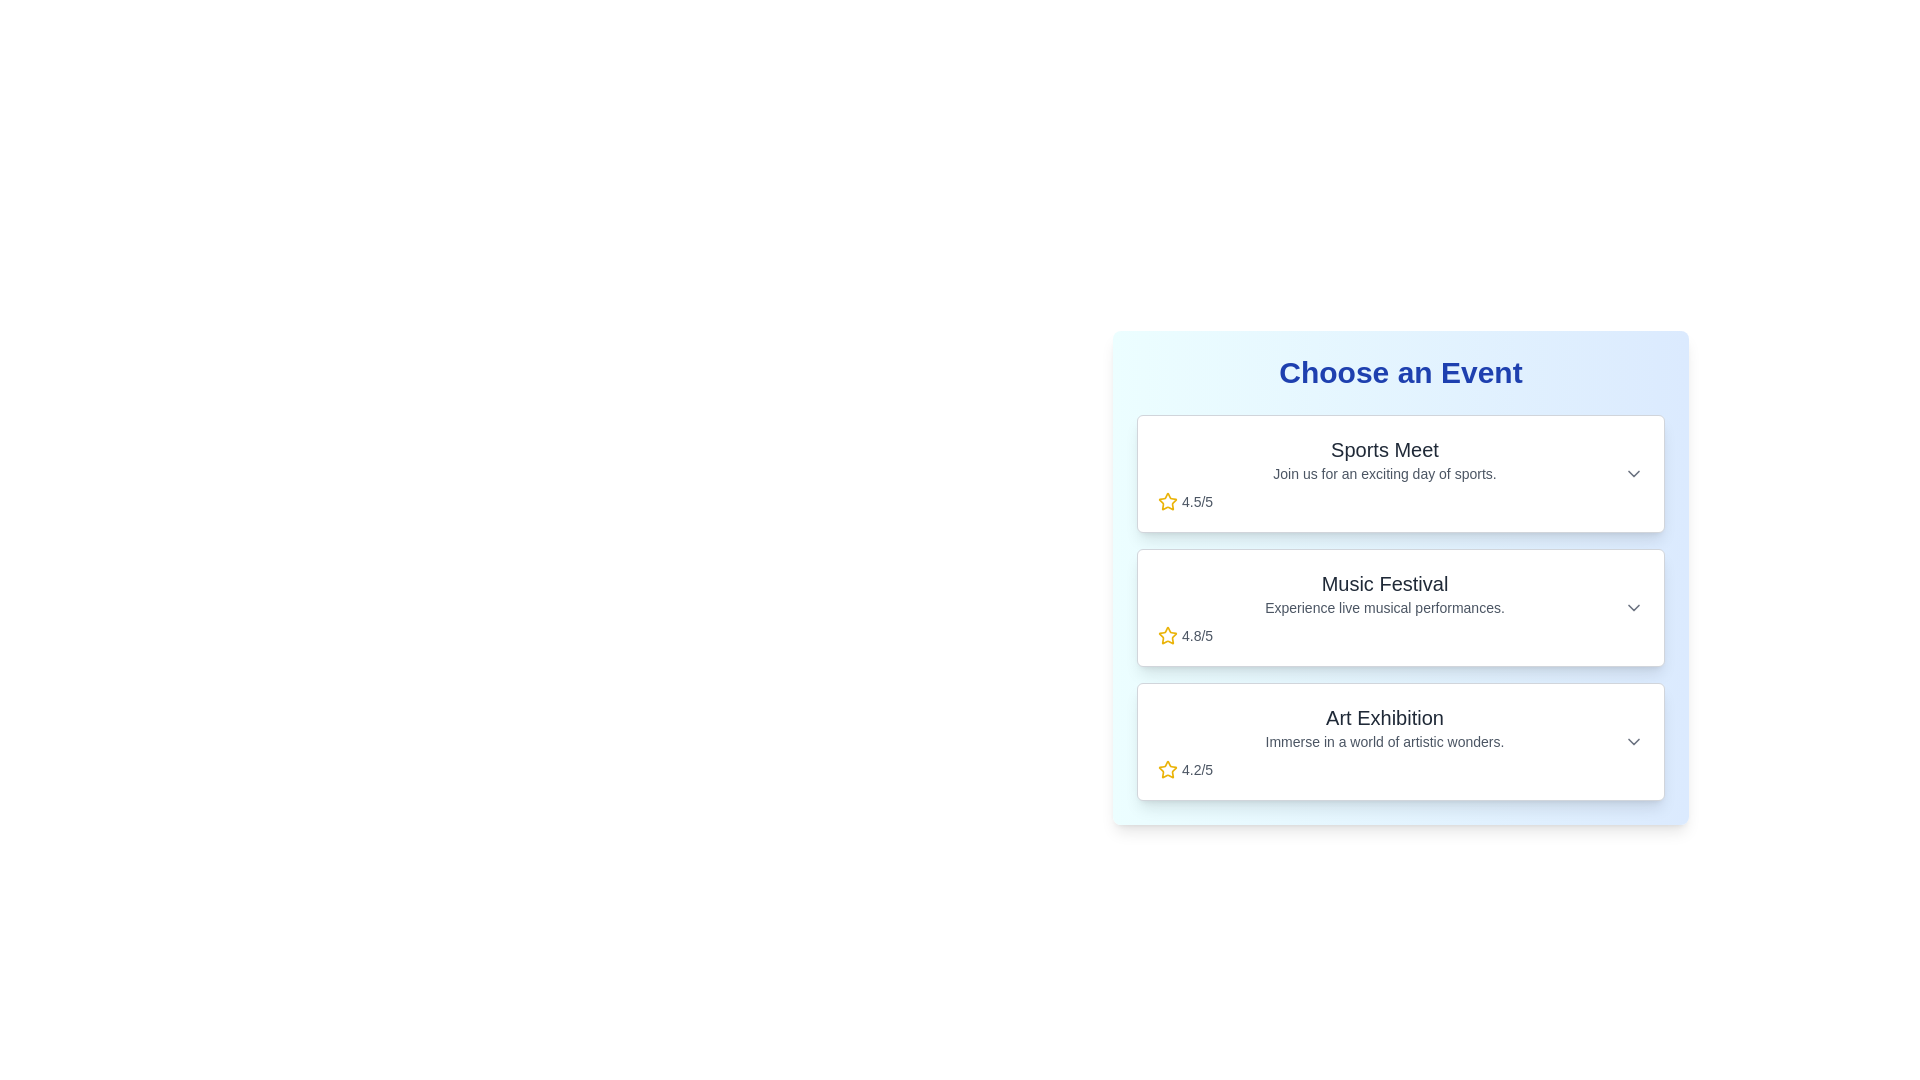 This screenshot has width=1920, height=1080. Describe the element at coordinates (1384, 450) in the screenshot. I see `the text label or heading for the 'Sports Meet' event, which is positioned at the top center of the 'Choose an Event' interface` at that location.